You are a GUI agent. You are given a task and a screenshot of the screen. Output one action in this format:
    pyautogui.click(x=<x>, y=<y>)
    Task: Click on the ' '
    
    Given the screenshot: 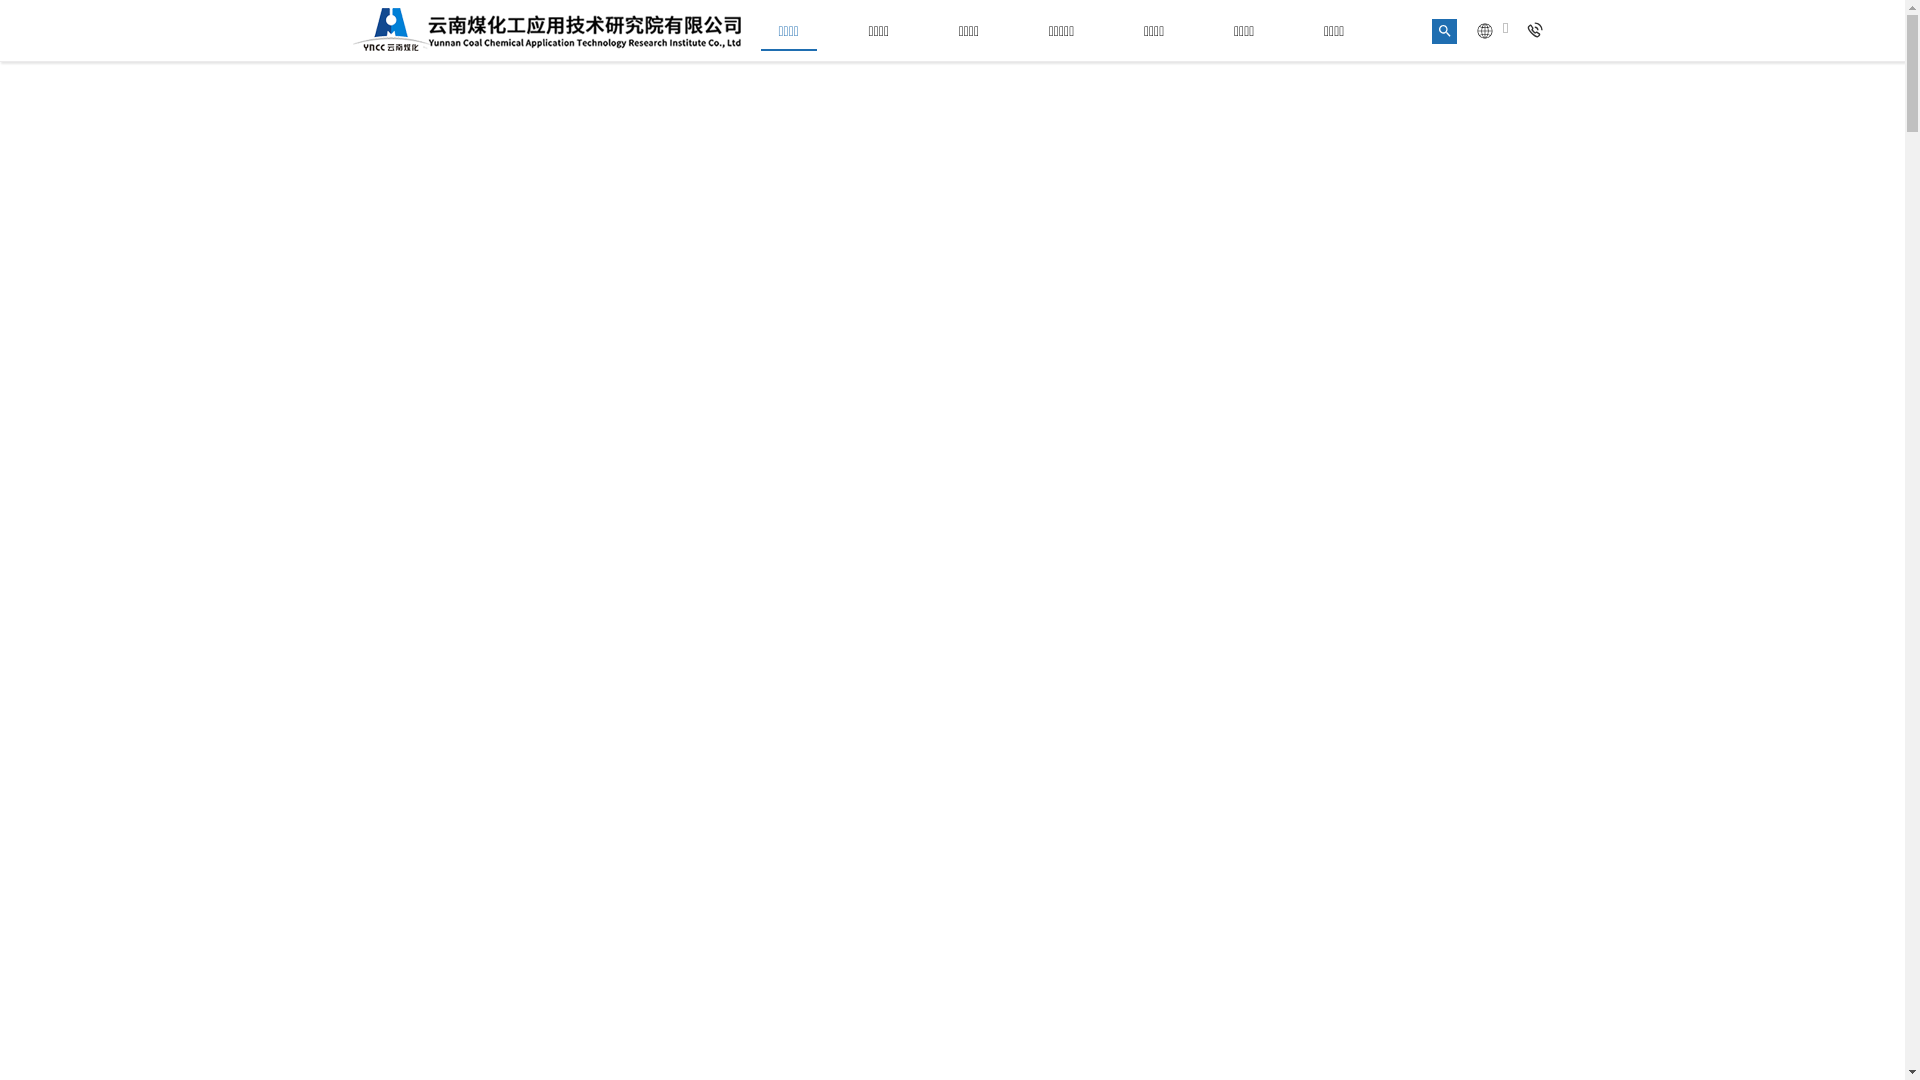 What is the action you would take?
    pyautogui.click(x=1537, y=30)
    